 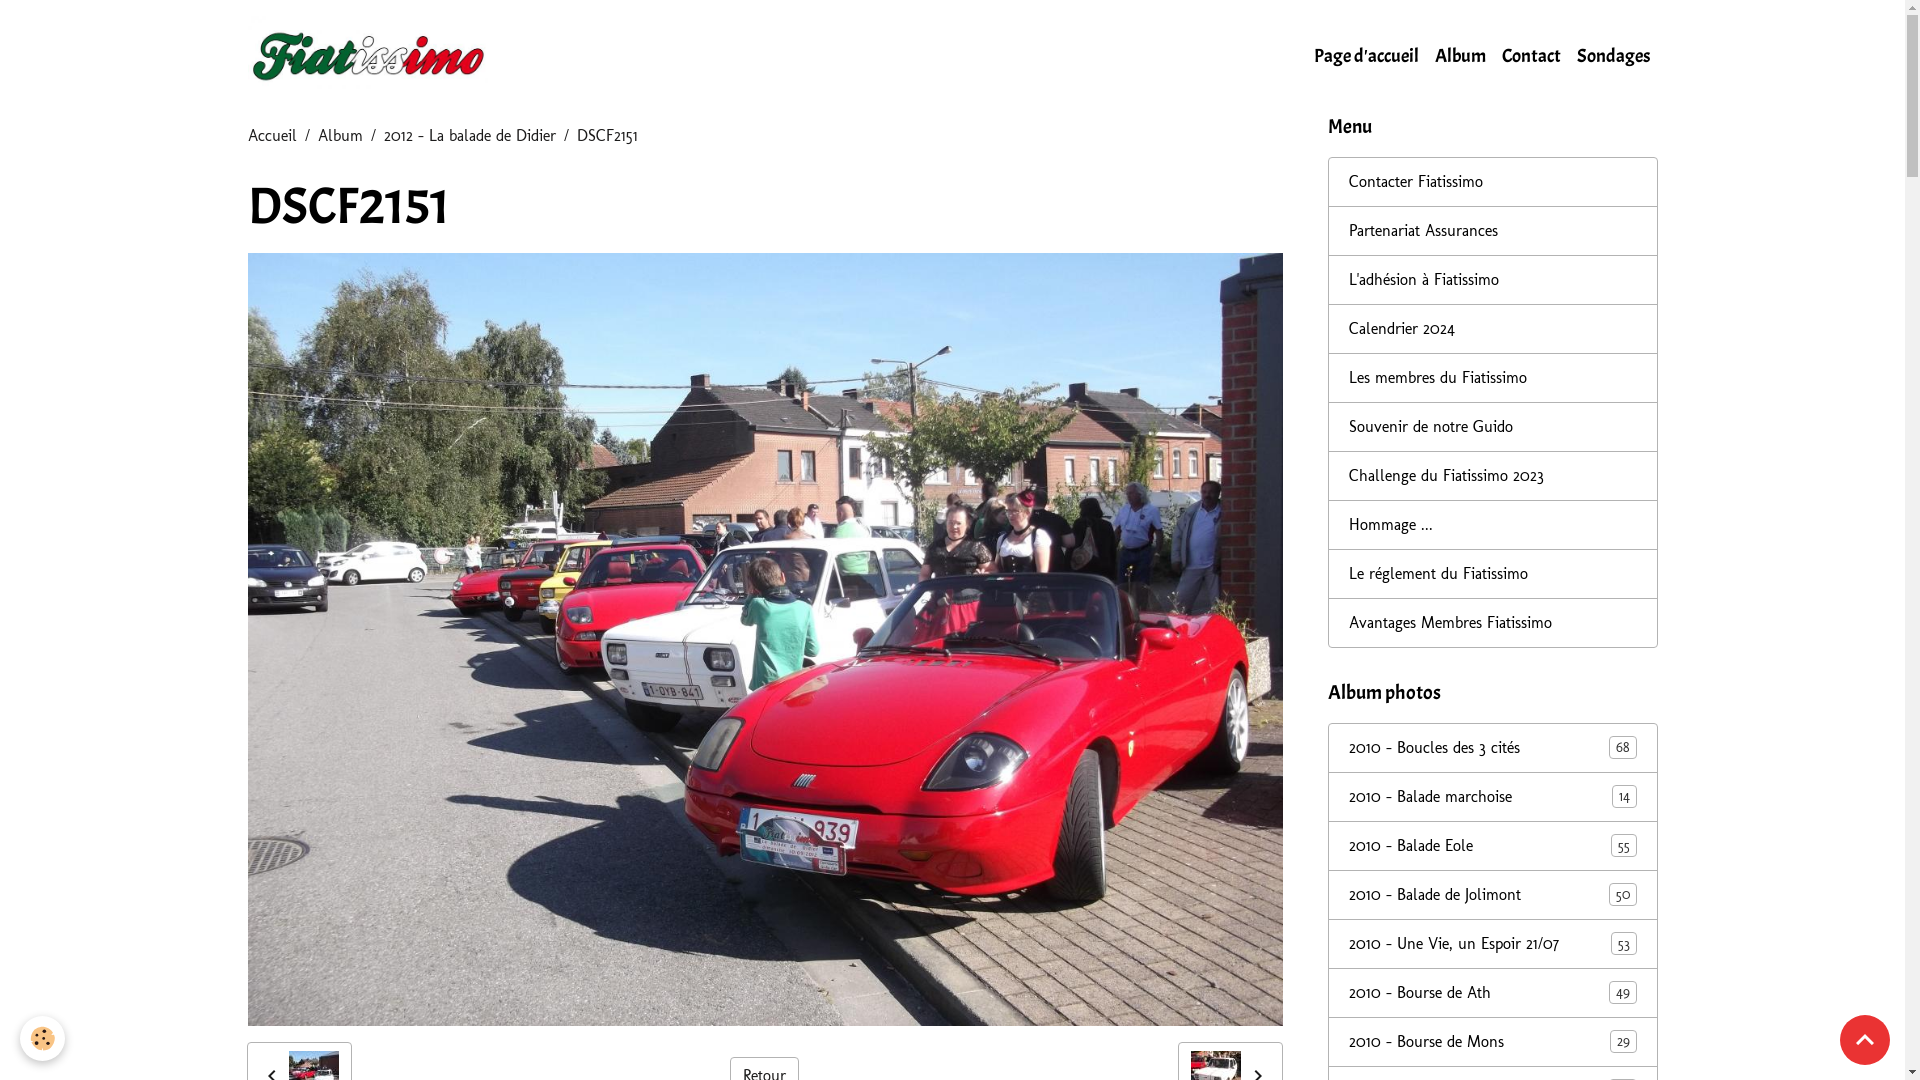 What do you see at coordinates (1492, 992) in the screenshot?
I see `'2010 - Bourse de Ath` at bounding box center [1492, 992].